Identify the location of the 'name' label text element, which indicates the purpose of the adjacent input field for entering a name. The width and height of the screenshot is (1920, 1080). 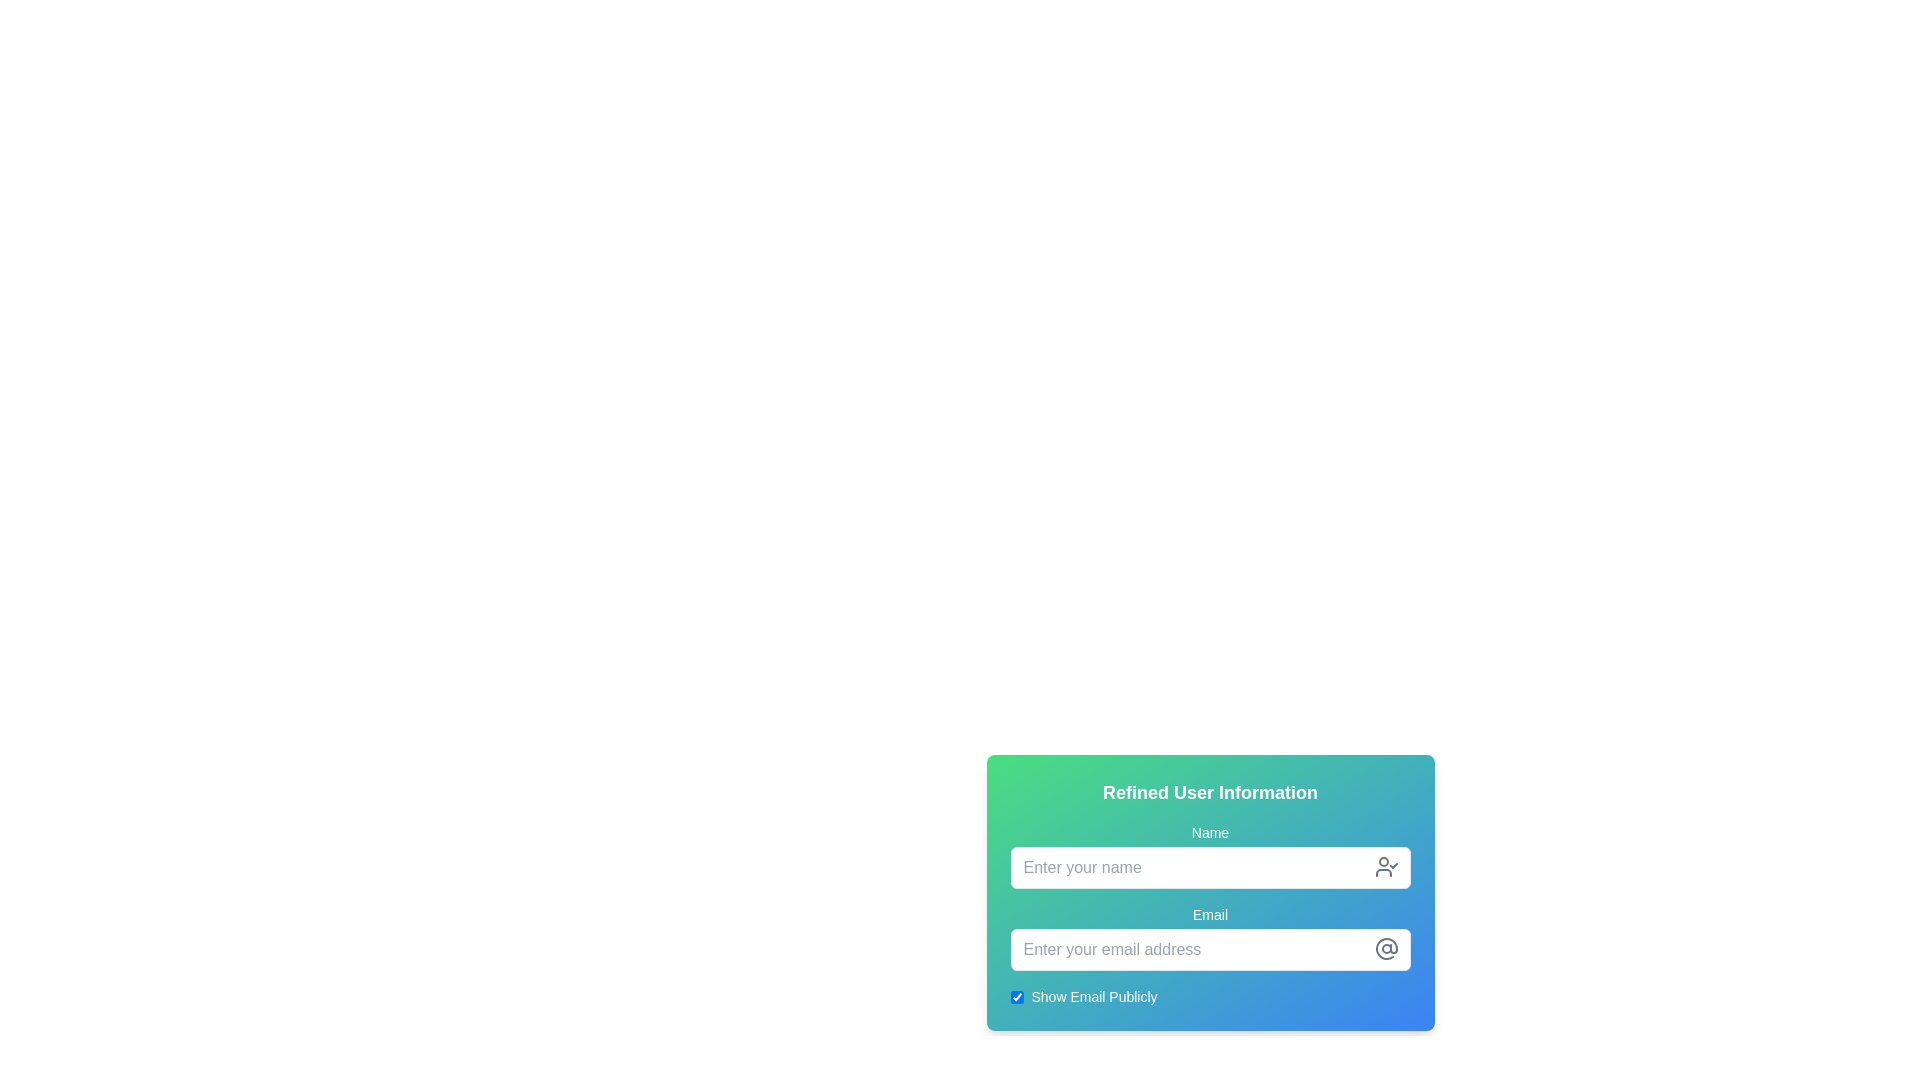
(1209, 833).